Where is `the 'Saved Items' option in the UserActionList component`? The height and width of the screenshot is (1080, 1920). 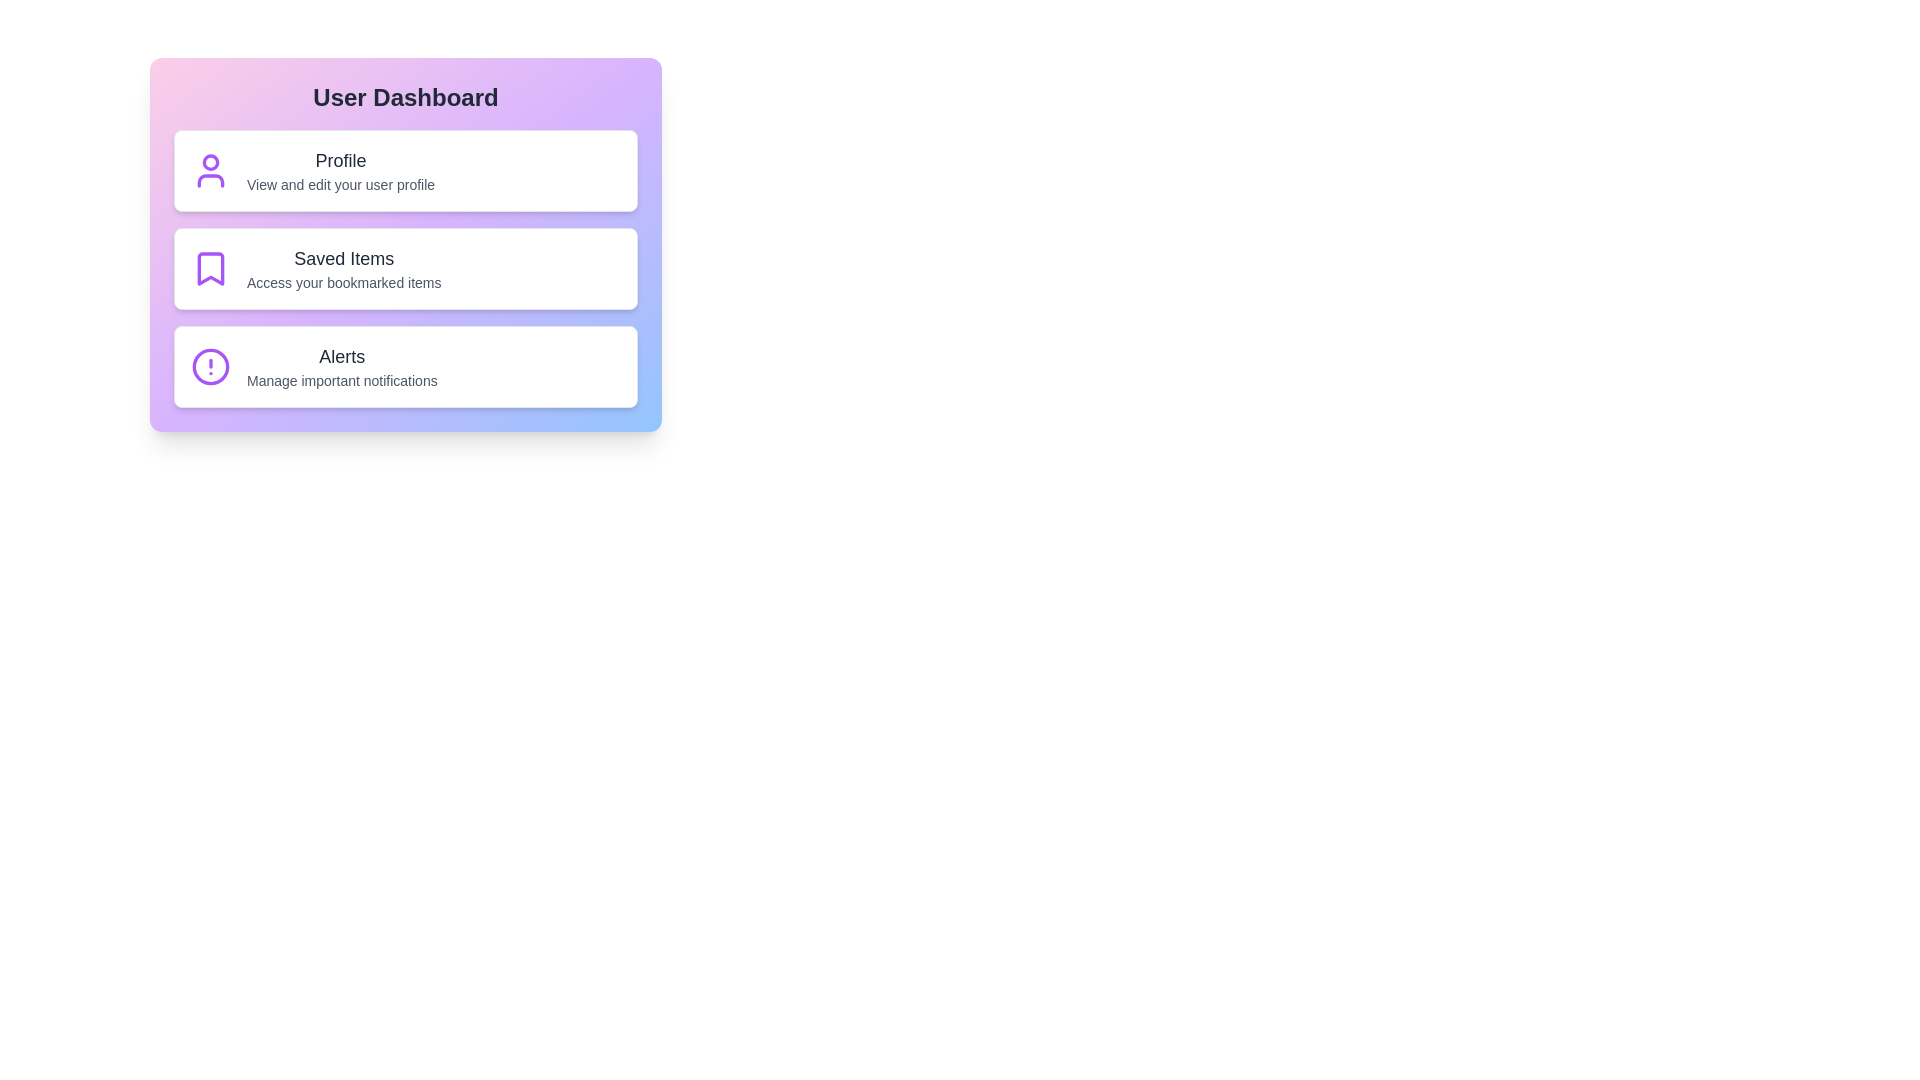
the 'Saved Items' option in the UserActionList component is located at coordinates (405, 268).